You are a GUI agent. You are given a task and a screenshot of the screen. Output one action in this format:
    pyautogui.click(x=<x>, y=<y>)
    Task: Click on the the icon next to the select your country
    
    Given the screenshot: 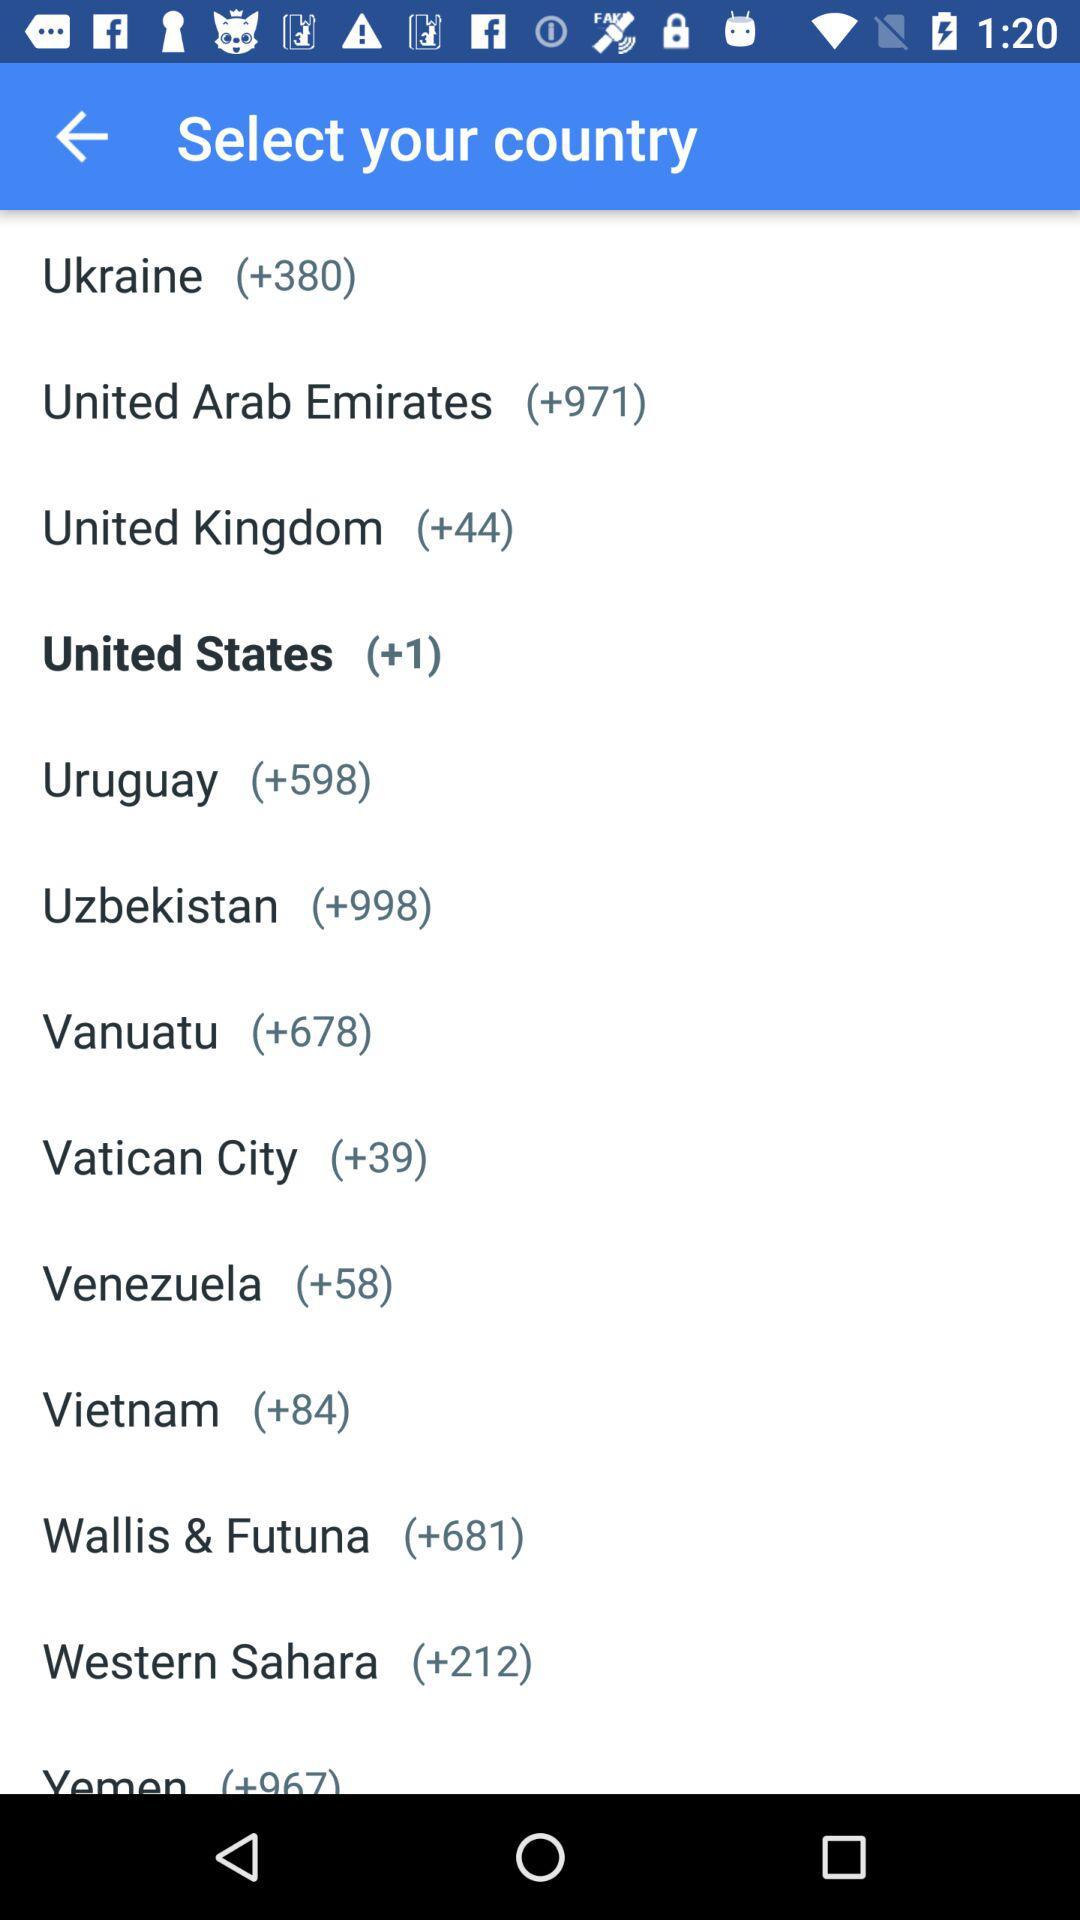 What is the action you would take?
    pyautogui.click(x=80, y=135)
    